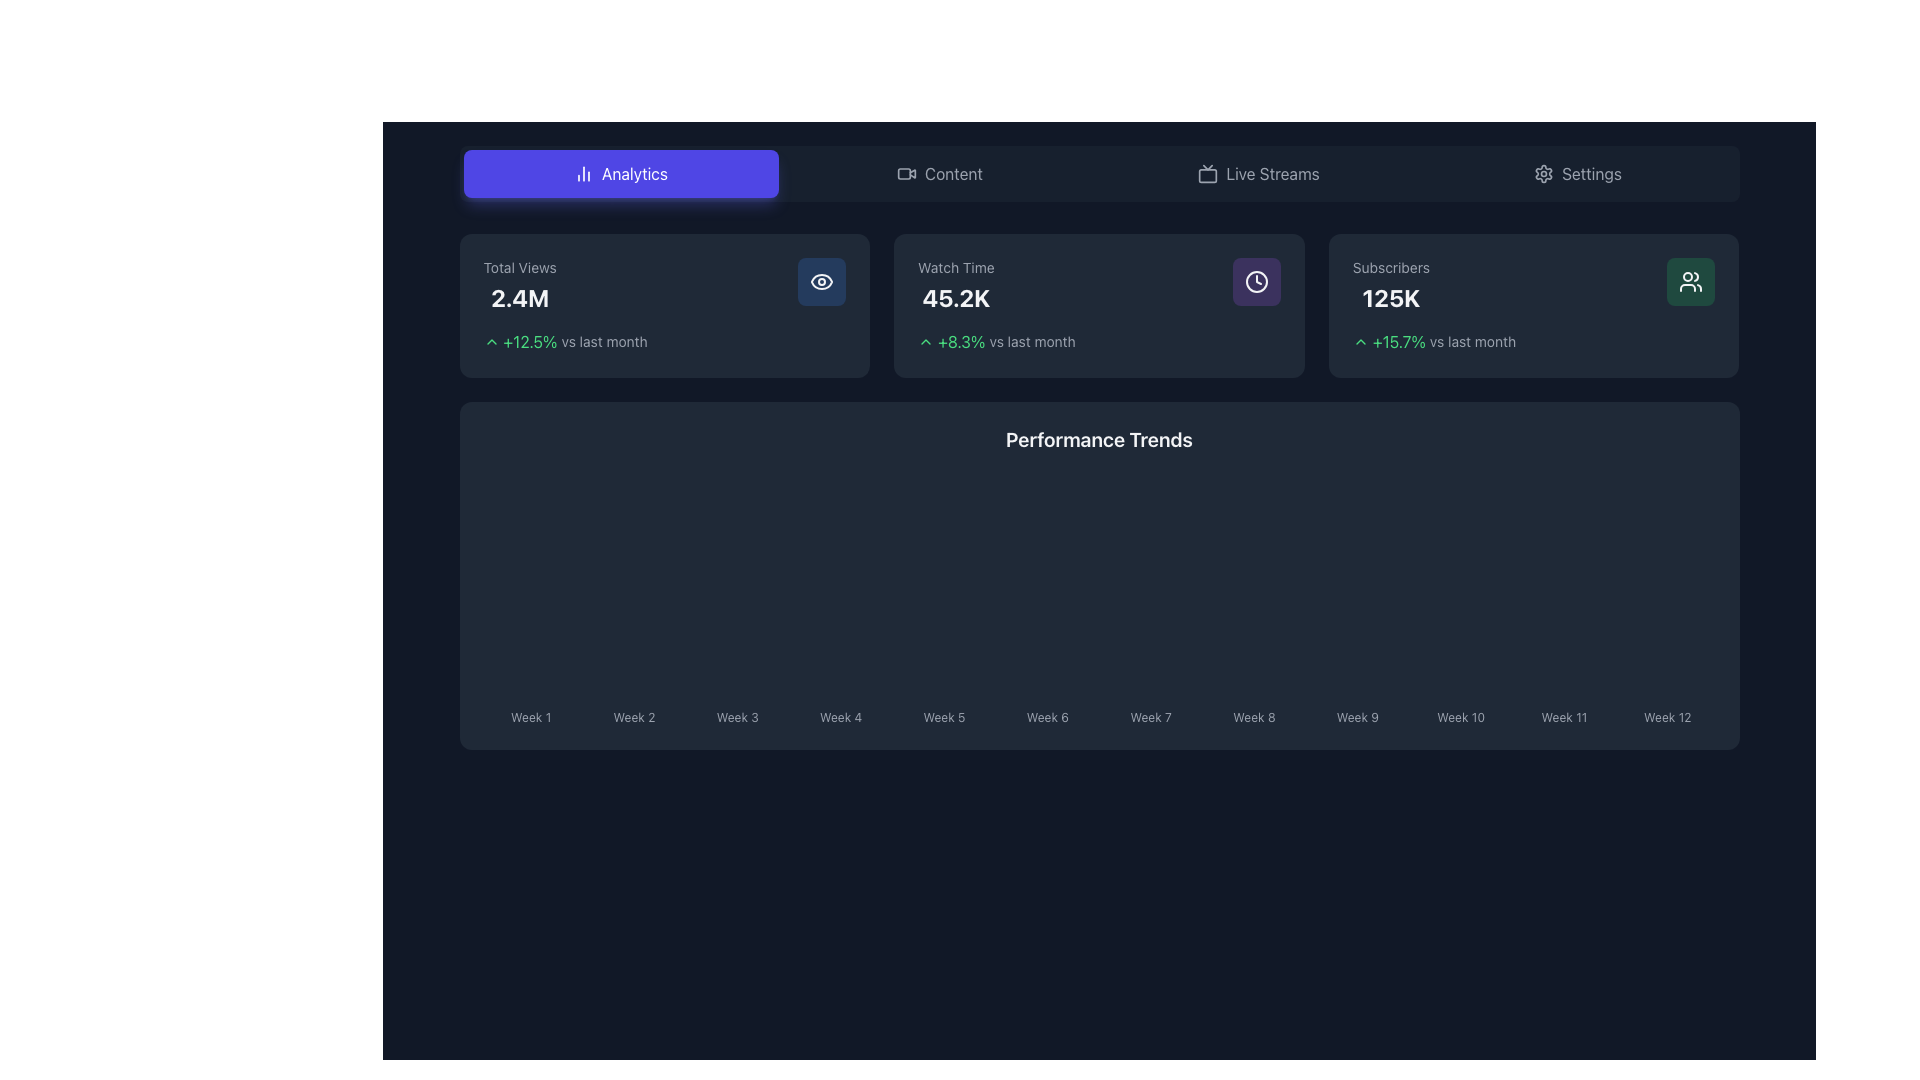 The image size is (1920, 1080). Describe the element at coordinates (943, 712) in the screenshot. I see `the selectable block labeled 'Week 5'` at that location.